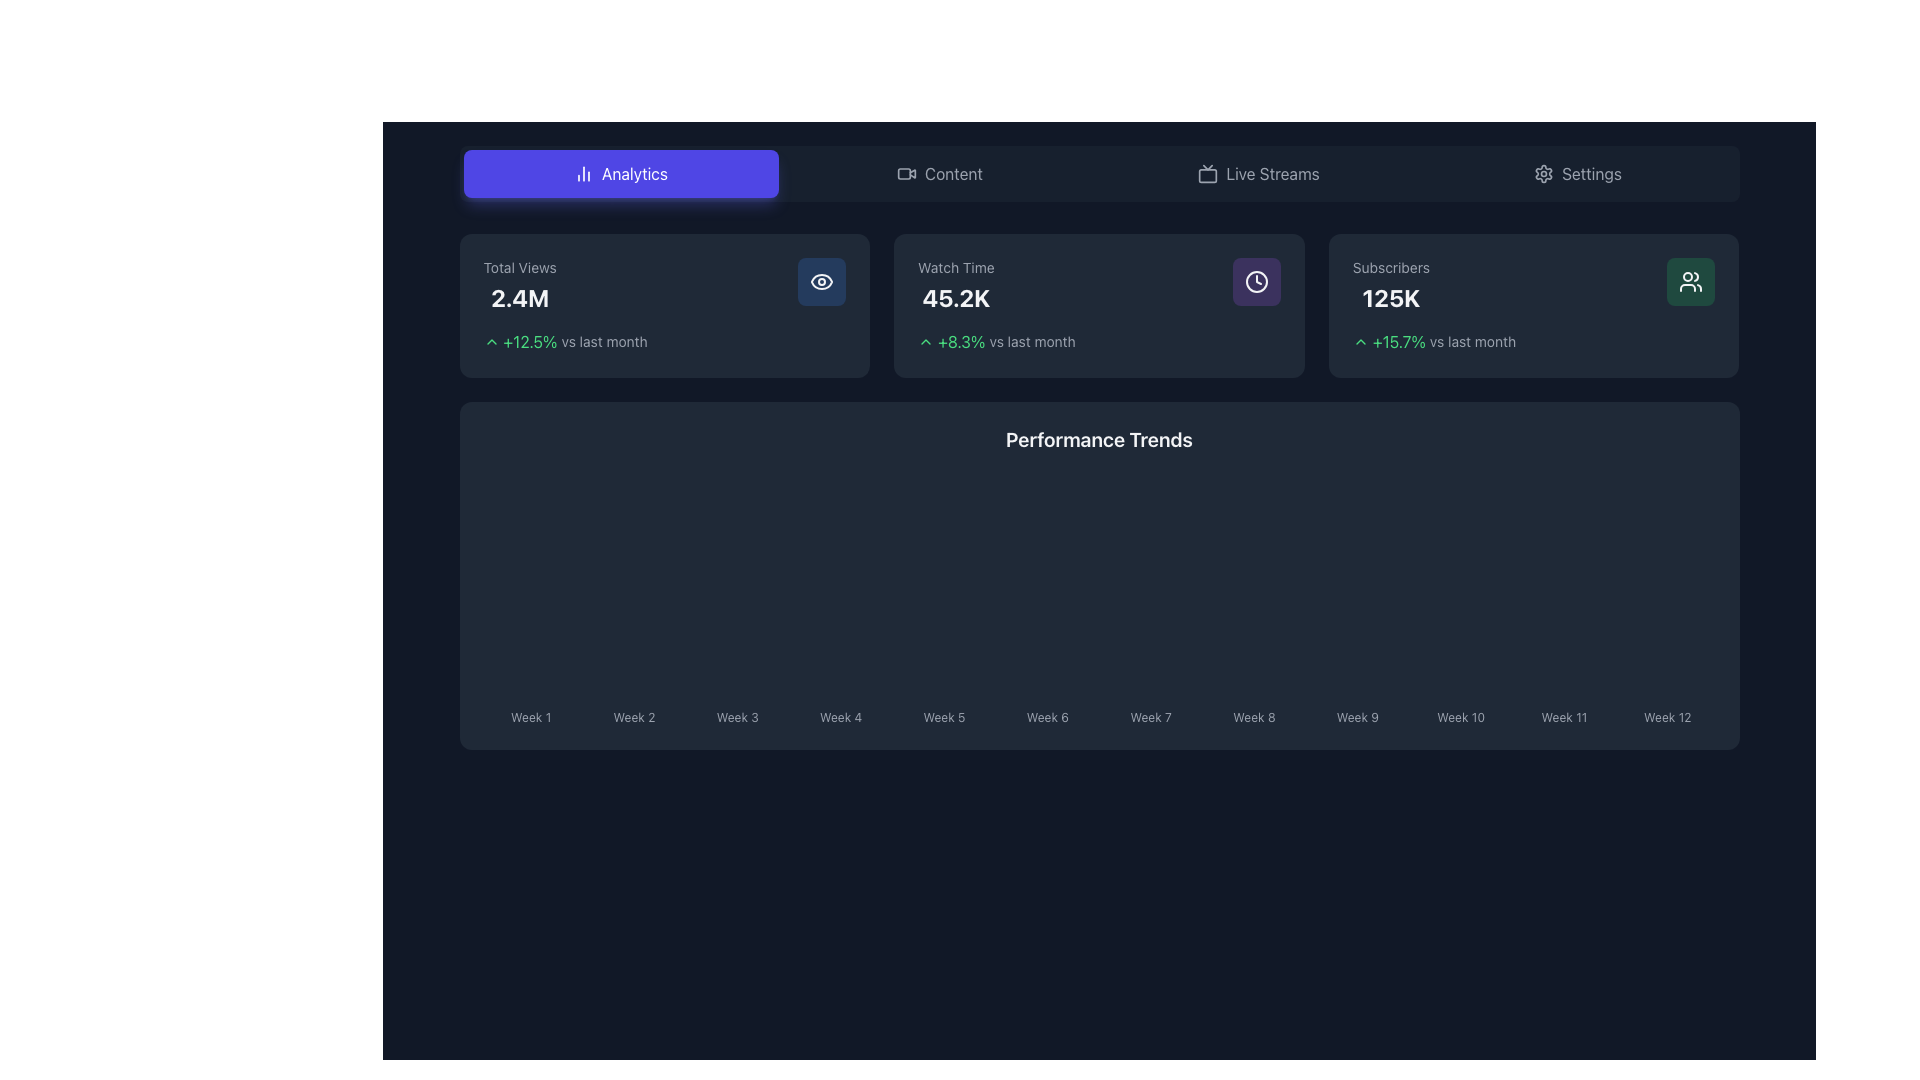 The image size is (1920, 1080). Describe the element at coordinates (943, 712) in the screenshot. I see `the selectable block labeled 'Week 5'` at that location.